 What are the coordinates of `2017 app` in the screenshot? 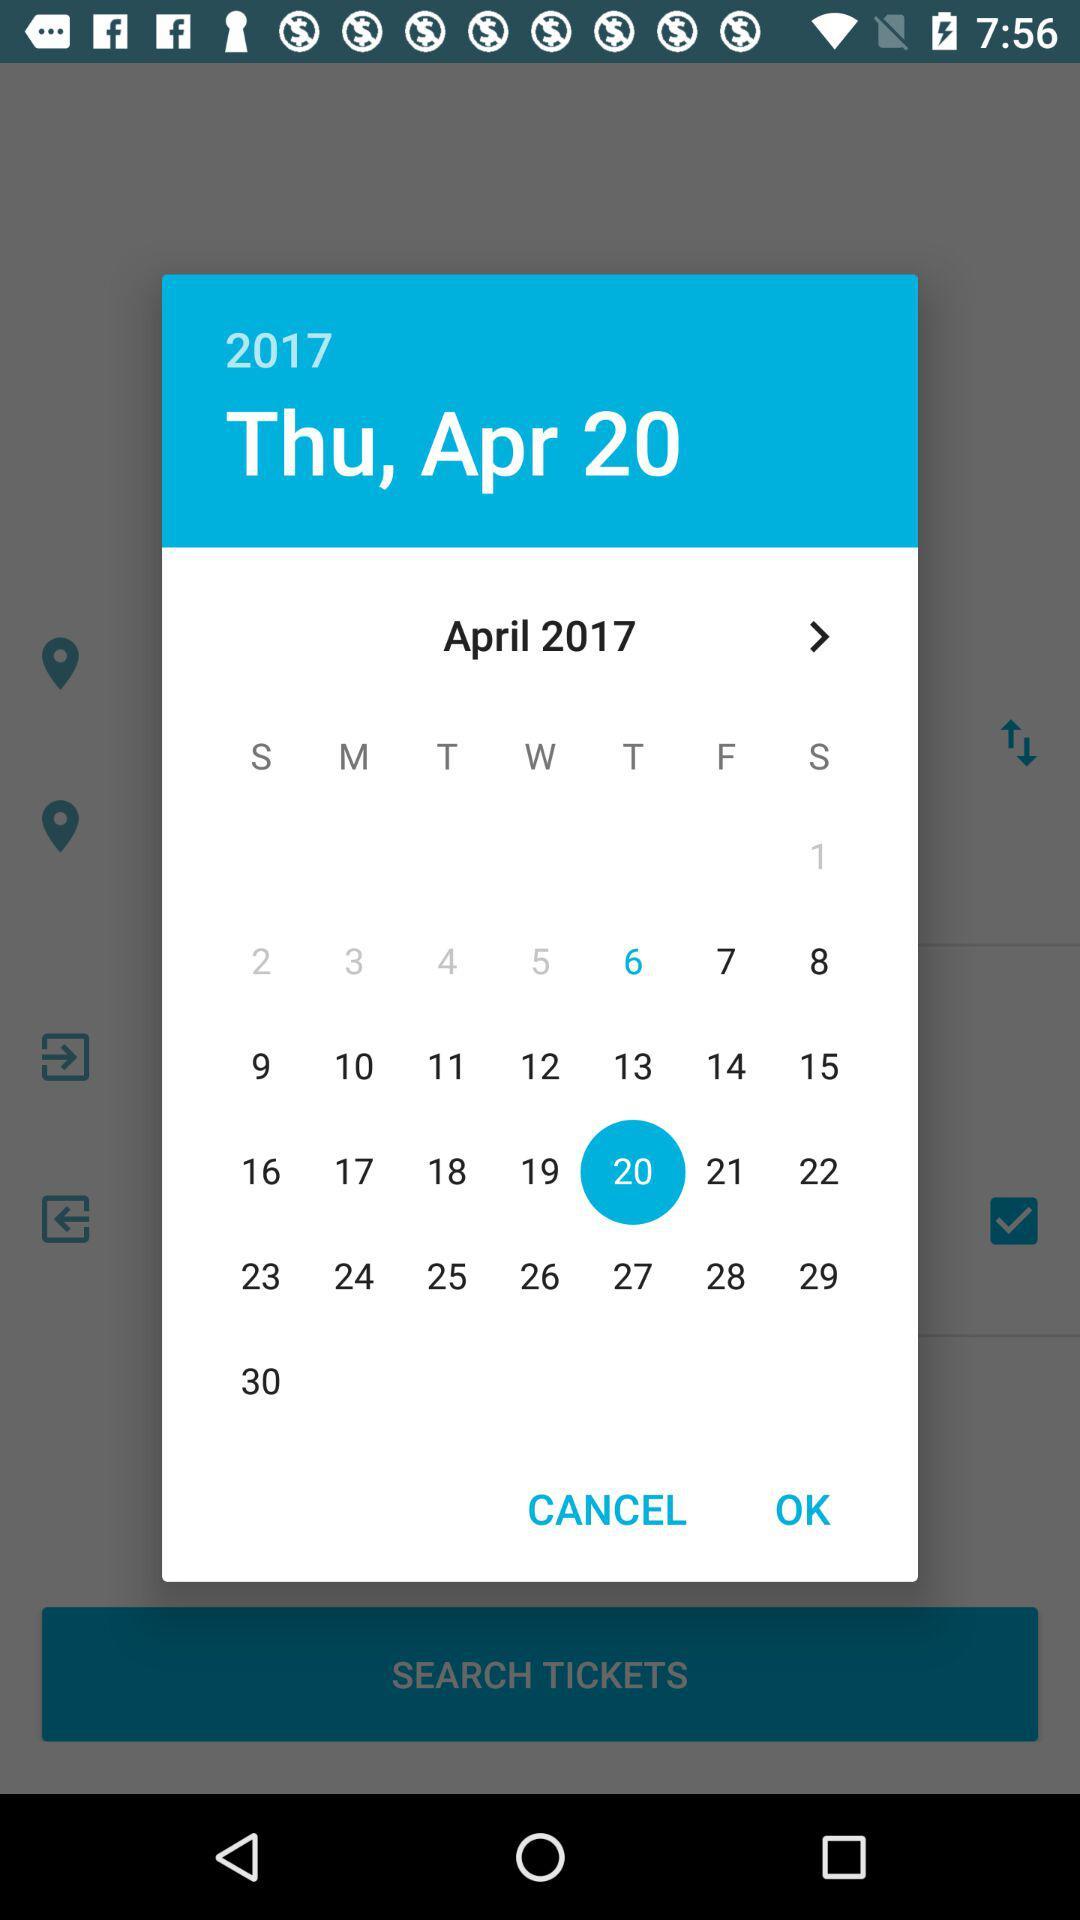 It's located at (540, 327).